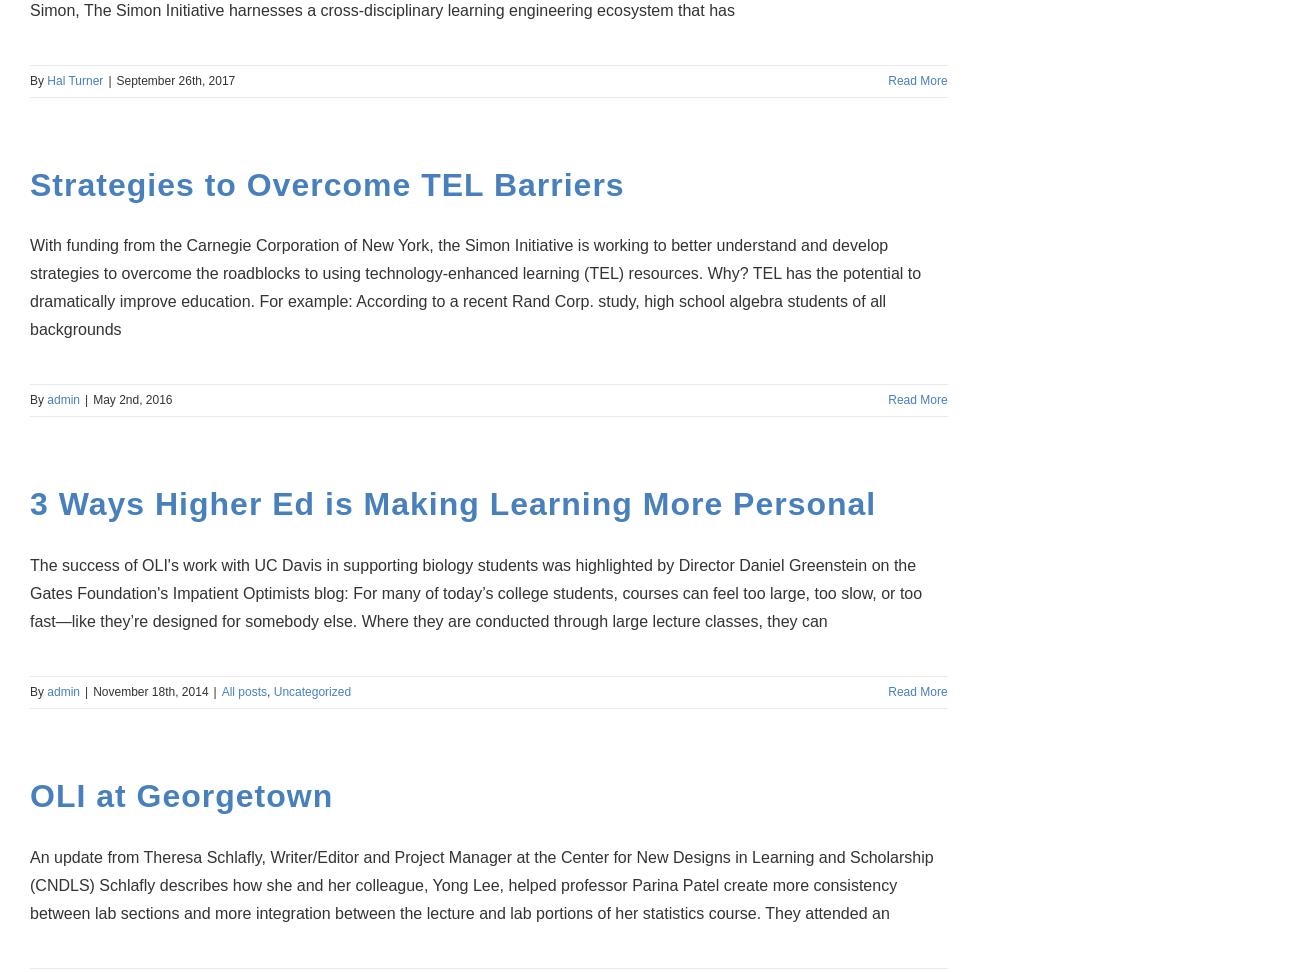 This screenshot has width=1300, height=972. Describe the element at coordinates (75, 78) in the screenshot. I see `'Hal Turner'` at that location.